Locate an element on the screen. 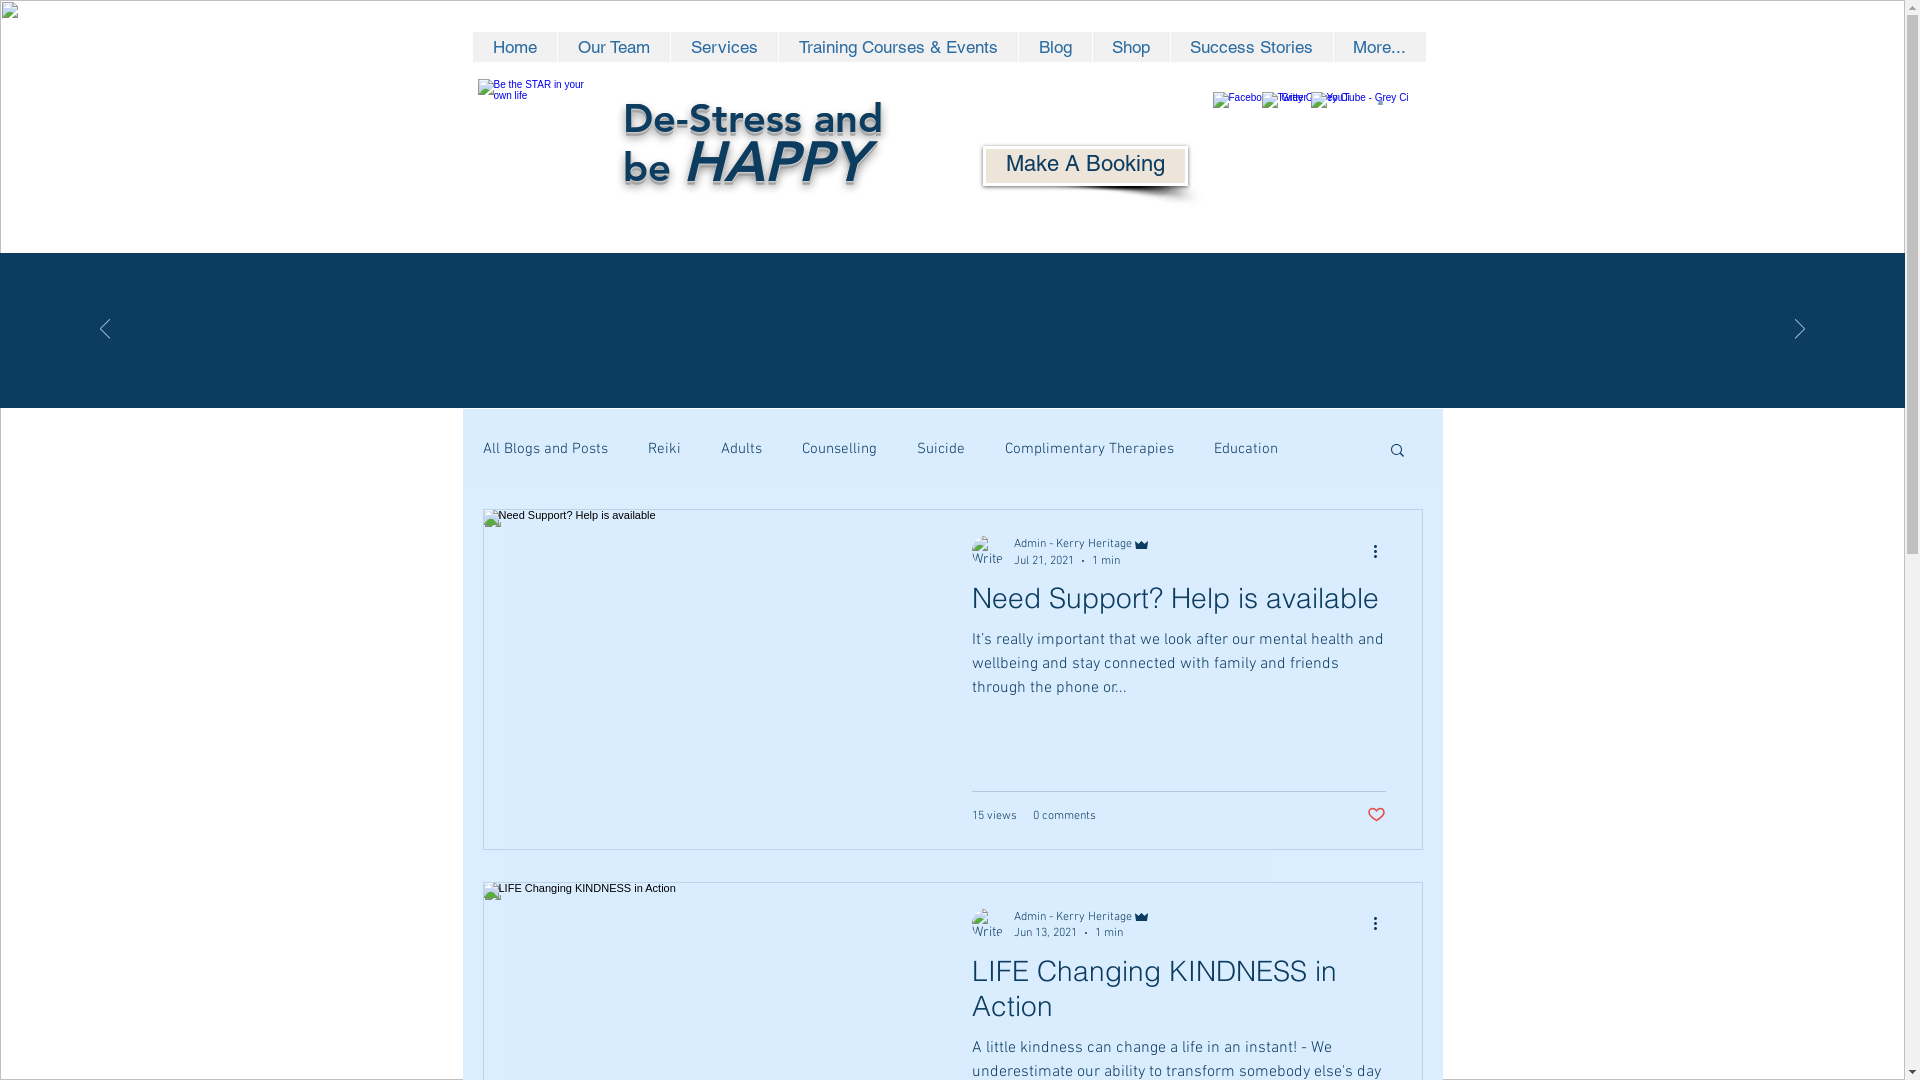 The image size is (1920, 1080). 'All Blogs and Posts' is located at coordinates (544, 447).